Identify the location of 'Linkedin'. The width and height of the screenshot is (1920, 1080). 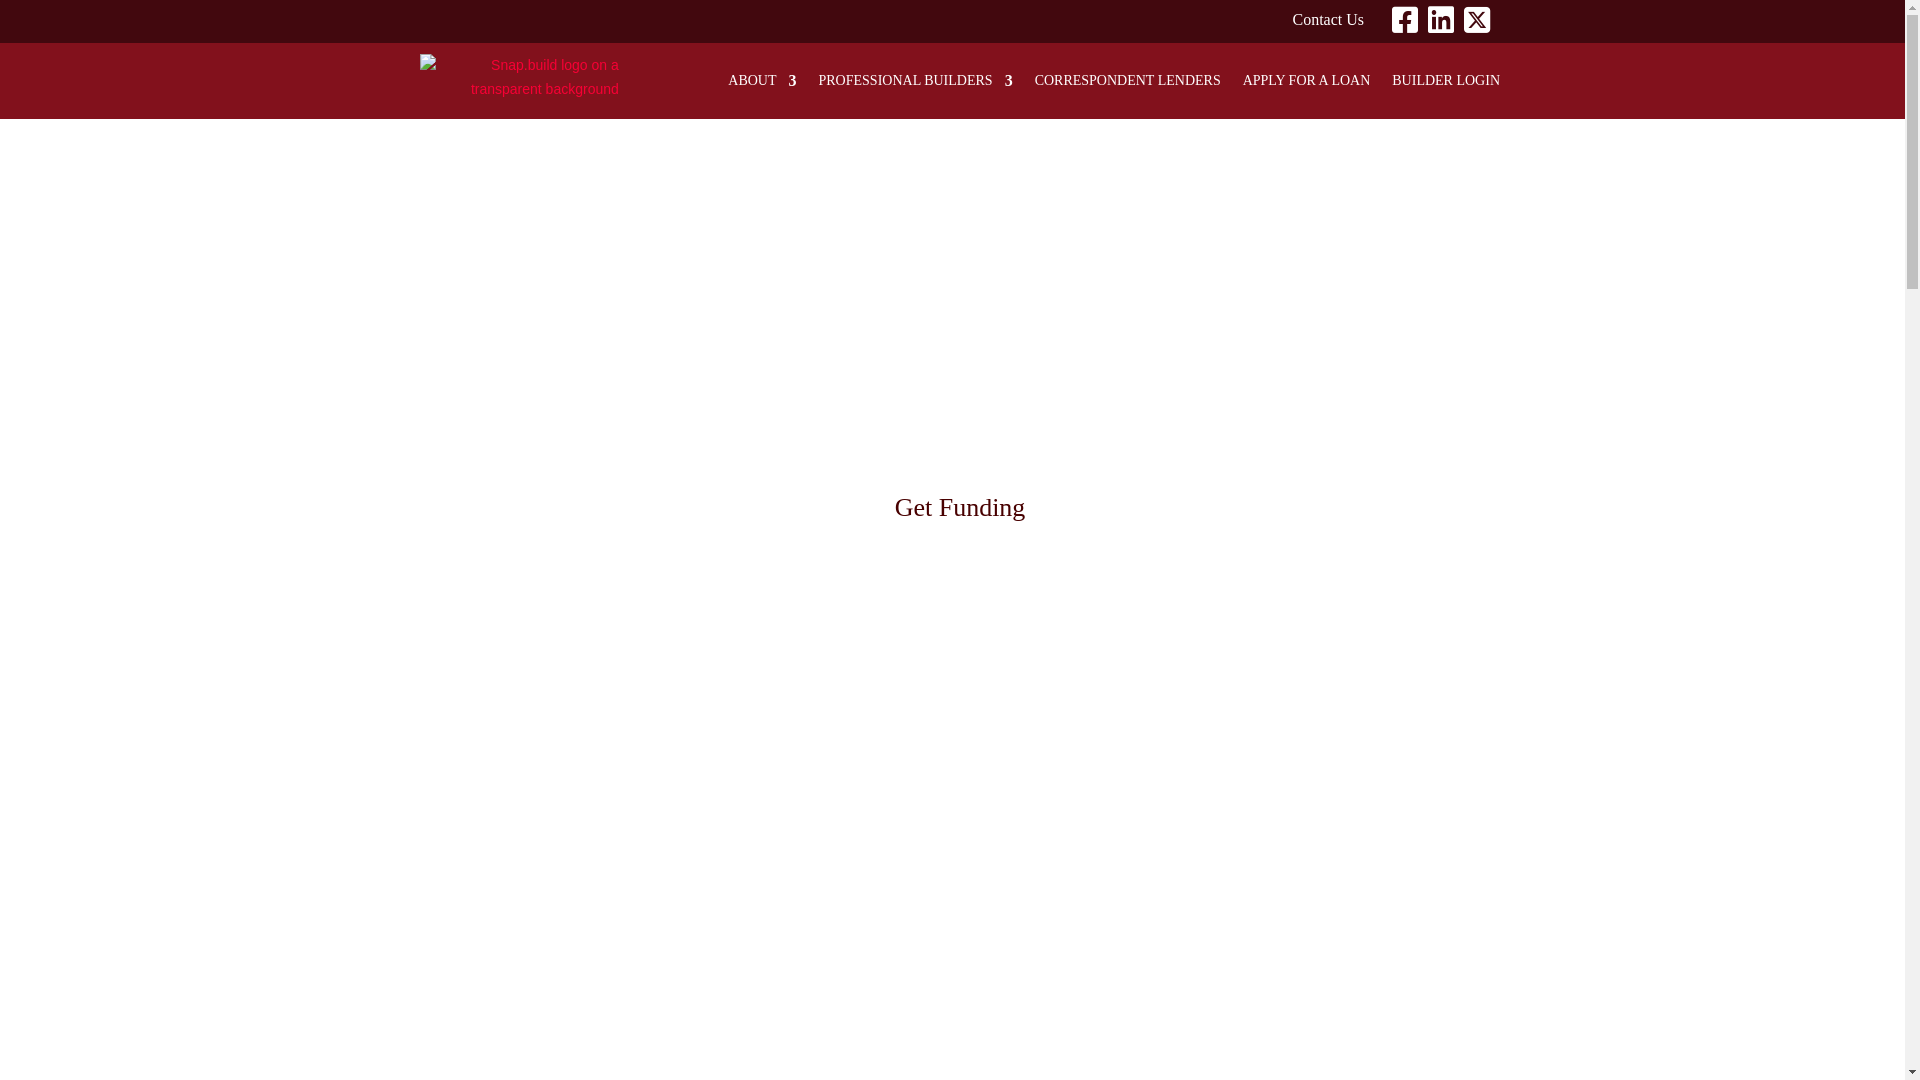
(1445, 26).